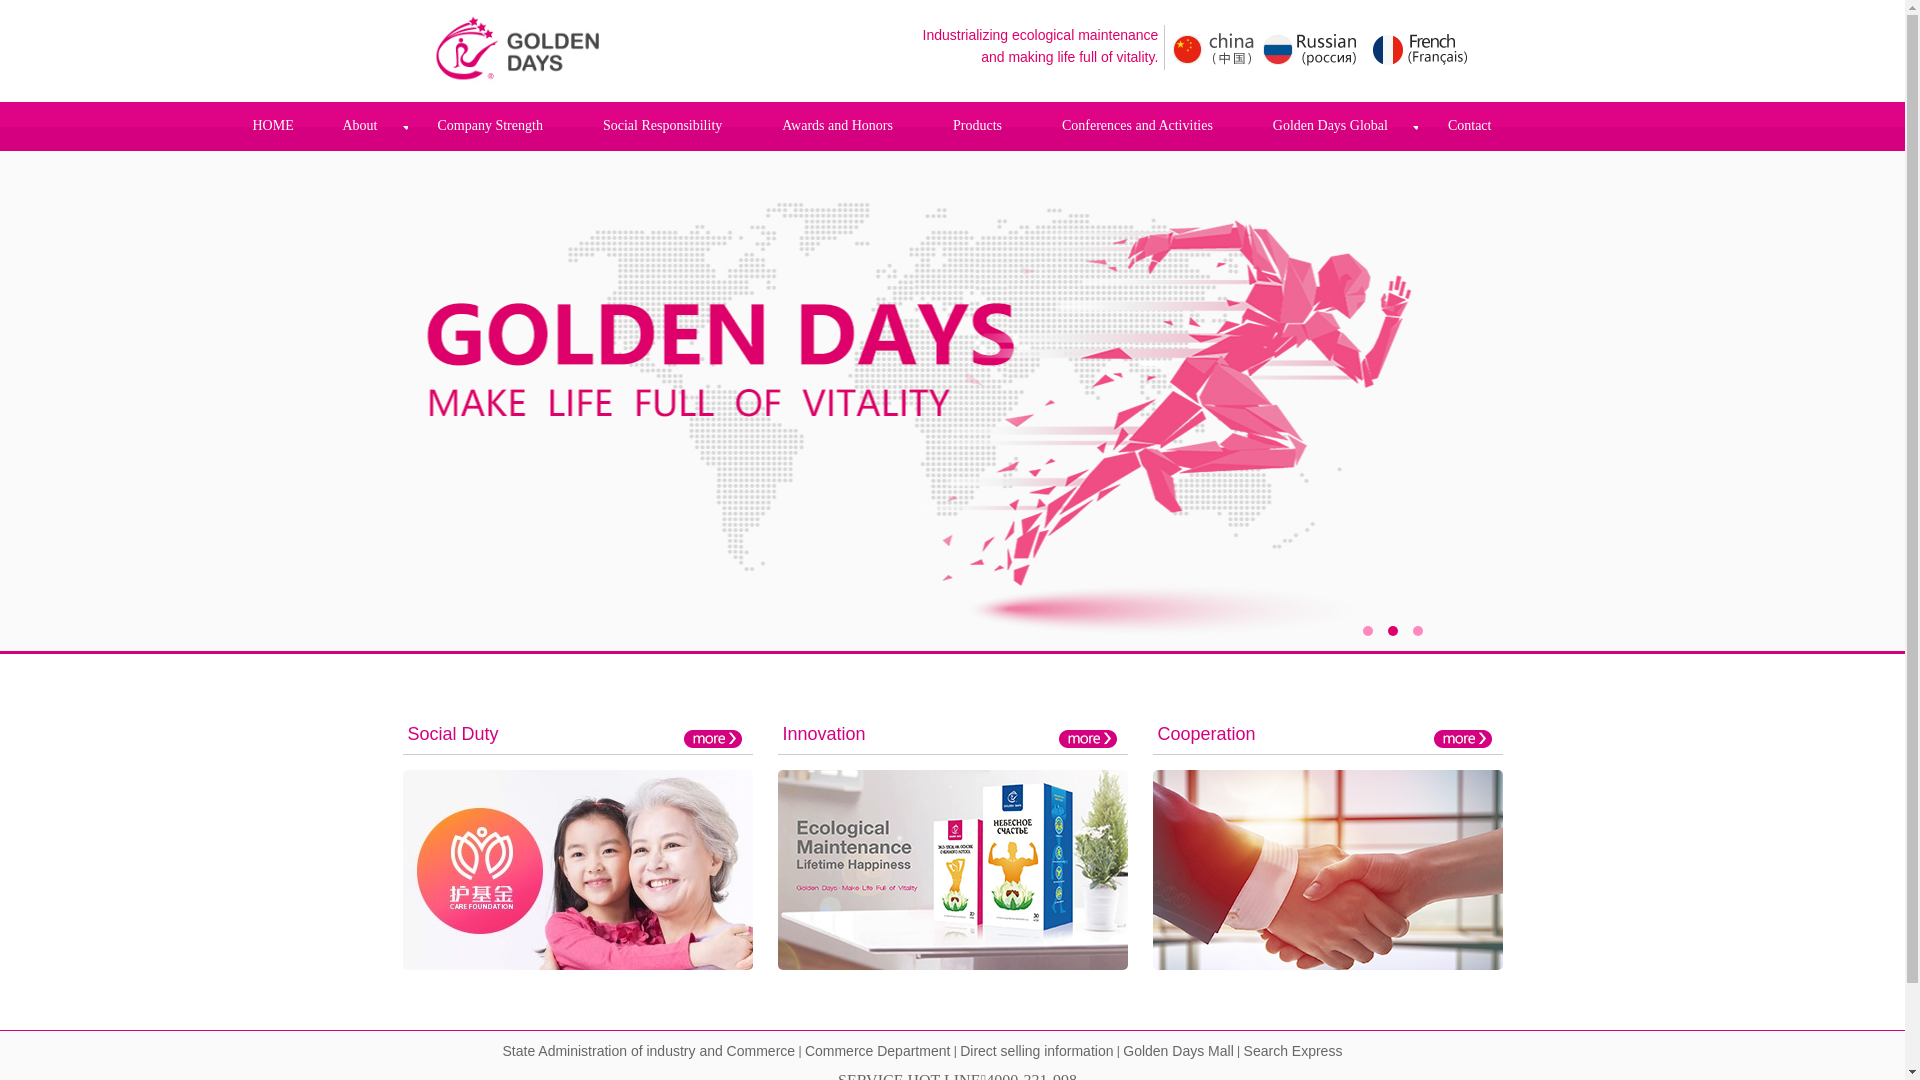  Describe the element at coordinates (359, 126) in the screenshot. I see `'About'` at that location.